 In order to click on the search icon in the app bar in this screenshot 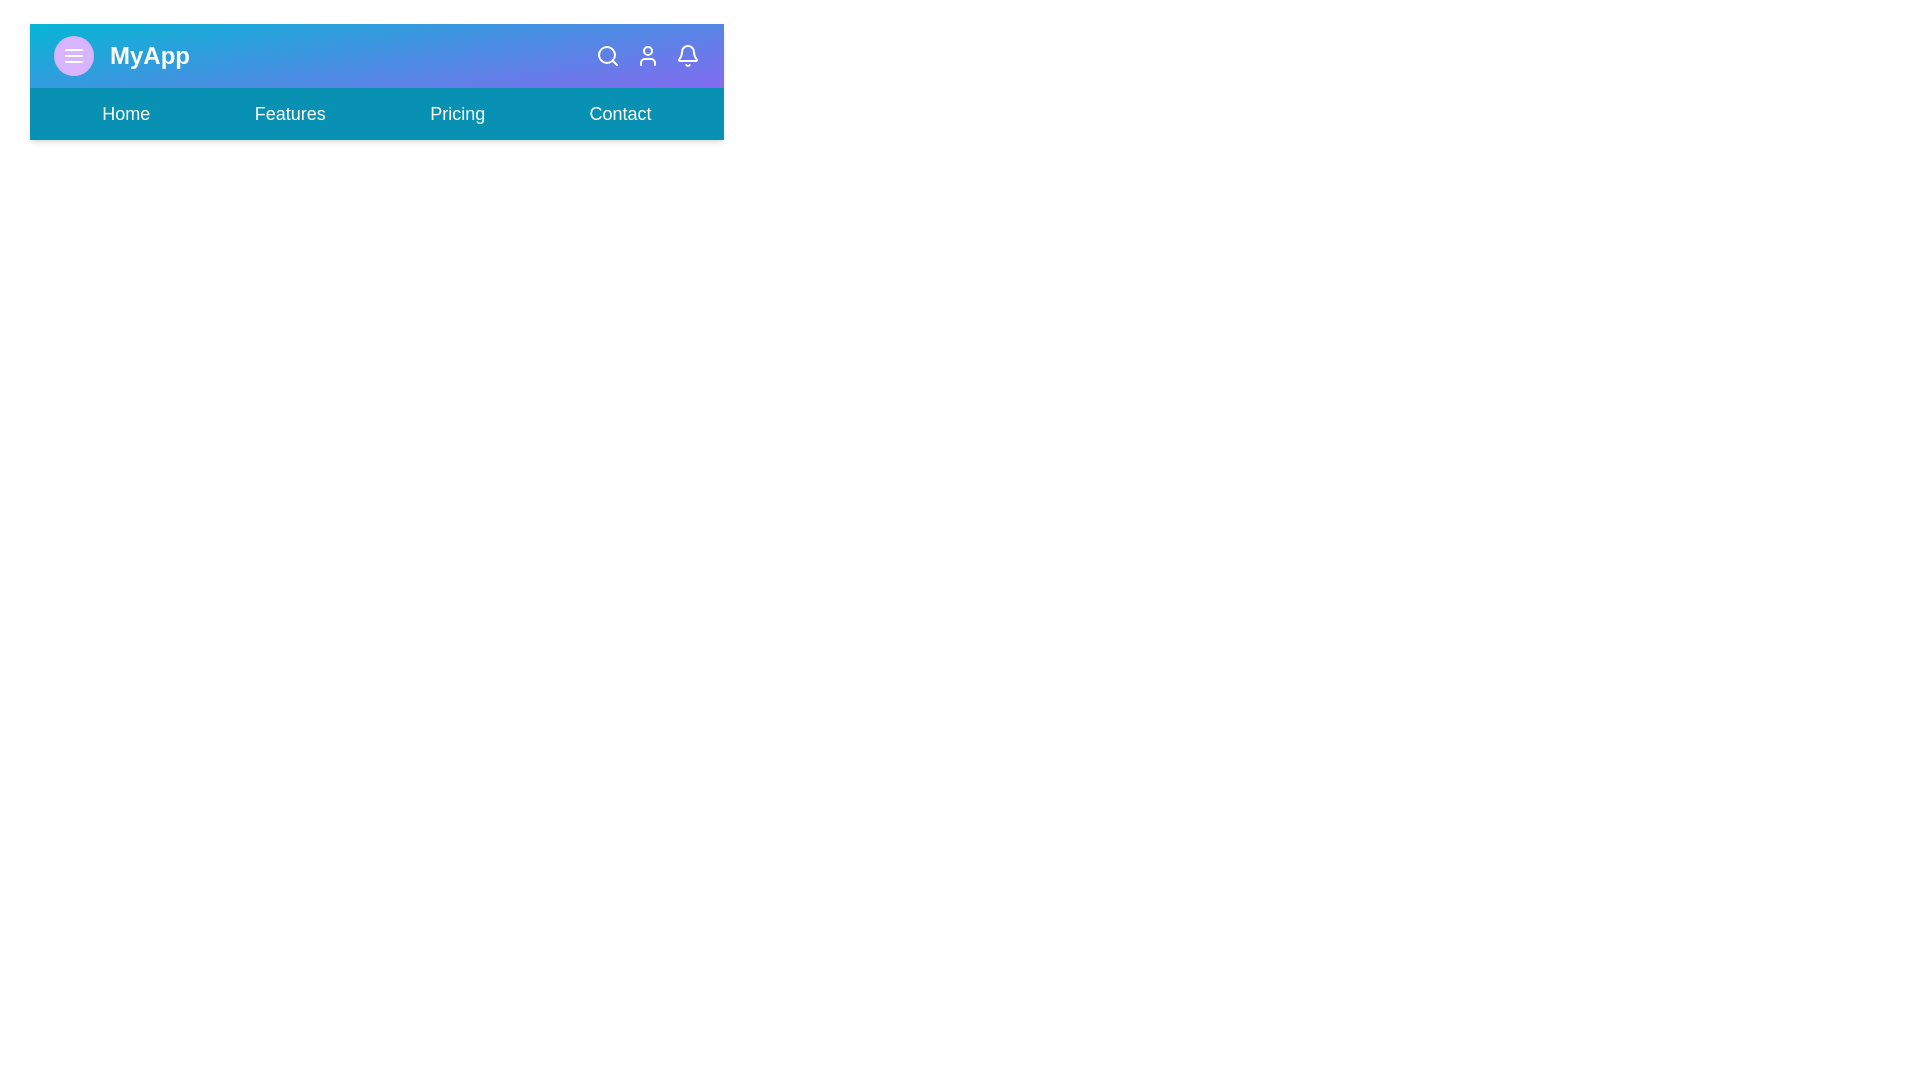, I will do `click(607, 55)`.